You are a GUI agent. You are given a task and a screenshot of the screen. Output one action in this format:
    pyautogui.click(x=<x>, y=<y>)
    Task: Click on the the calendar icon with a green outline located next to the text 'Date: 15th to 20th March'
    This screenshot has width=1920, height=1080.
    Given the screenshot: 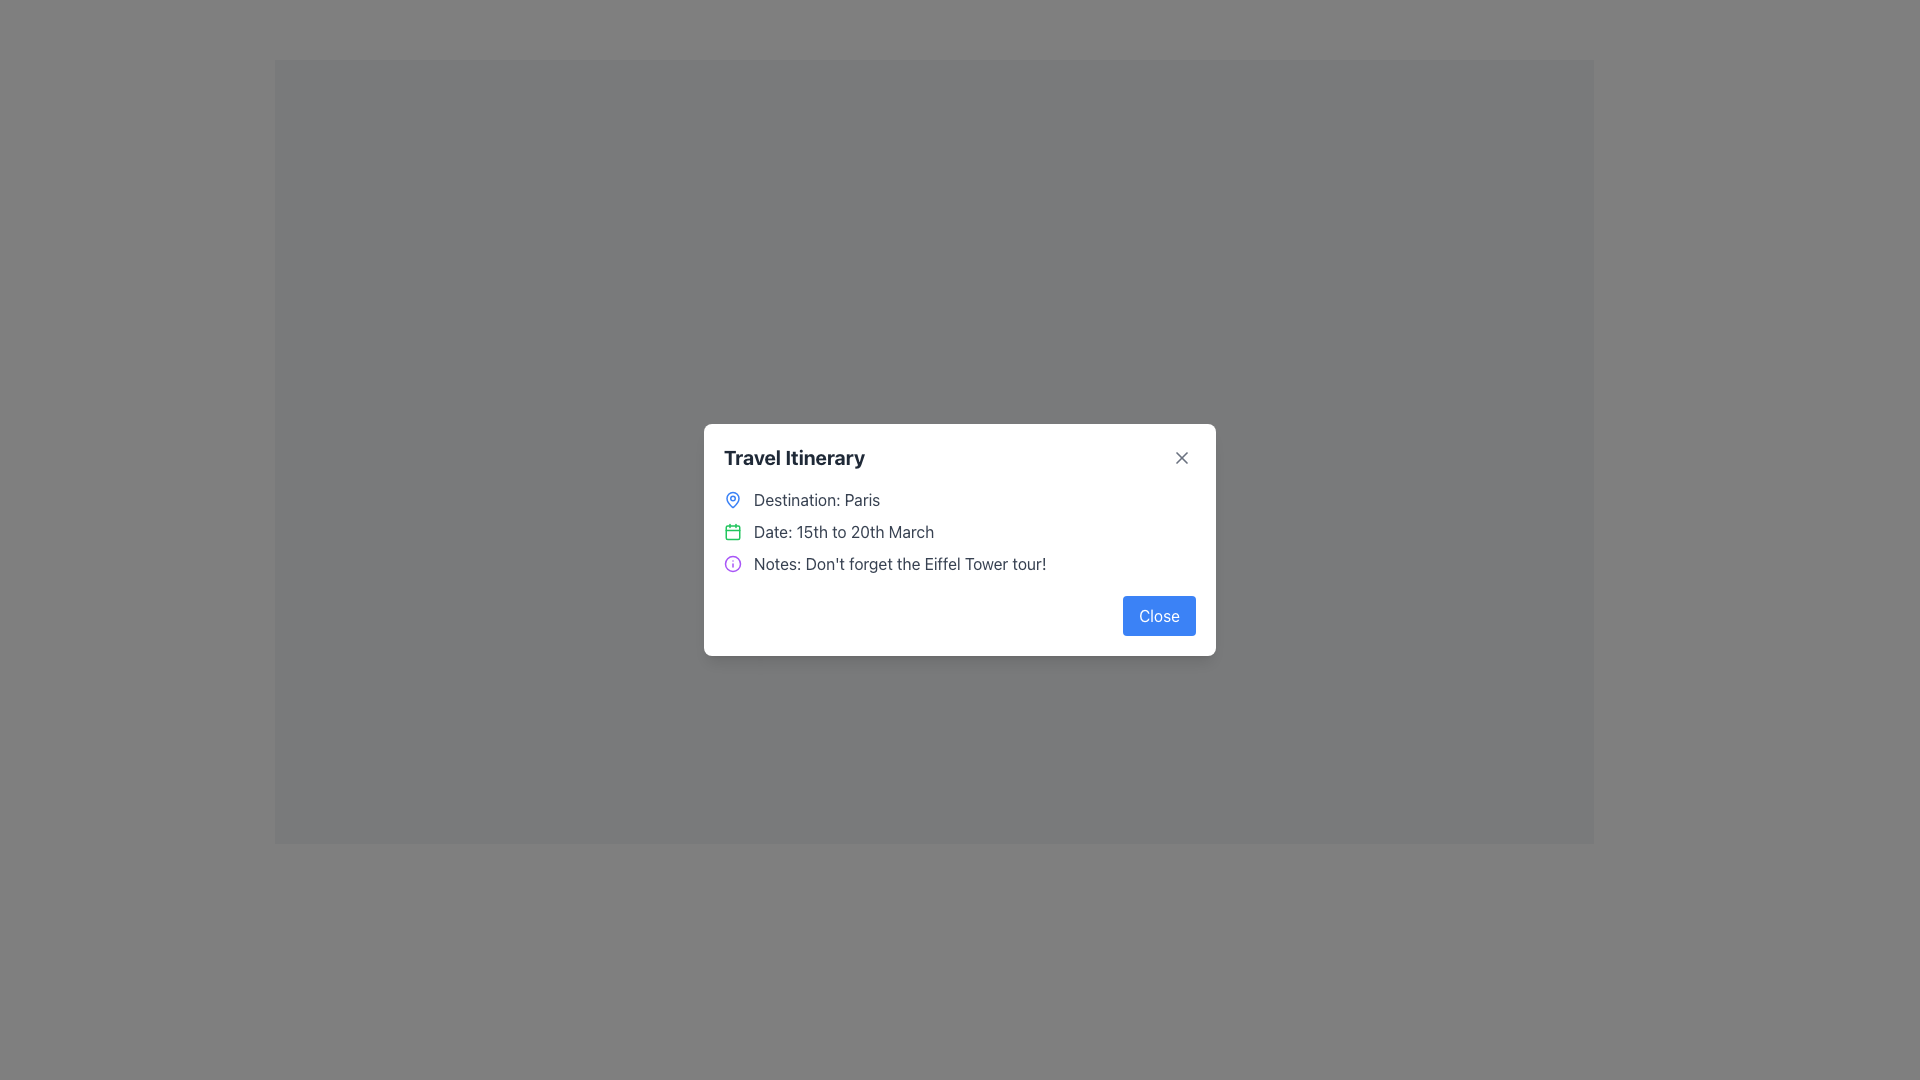 What is the action you would take?
    pyautogui.click(x=732, y=531)
    